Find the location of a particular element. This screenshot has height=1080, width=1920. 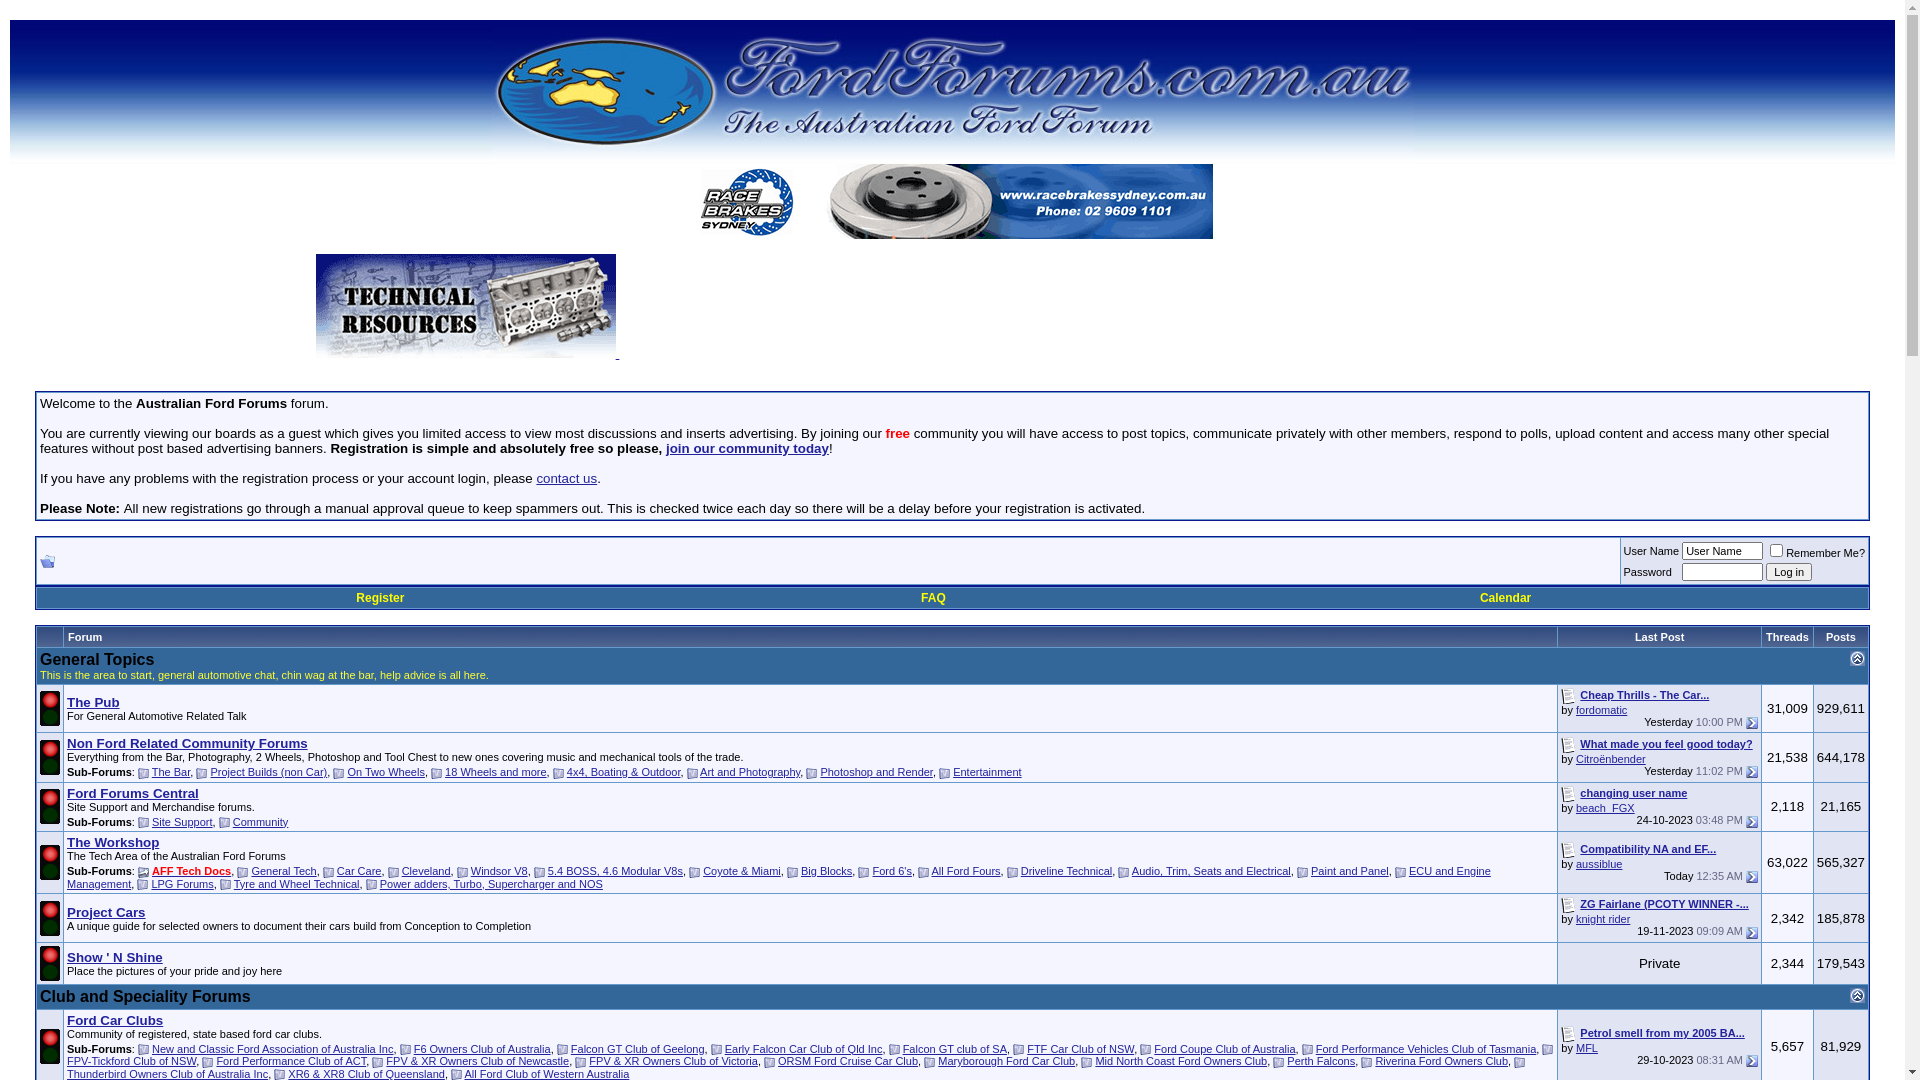

'FPV & XR Owners Club of Victoria' is located at coordinates (673, 1059).